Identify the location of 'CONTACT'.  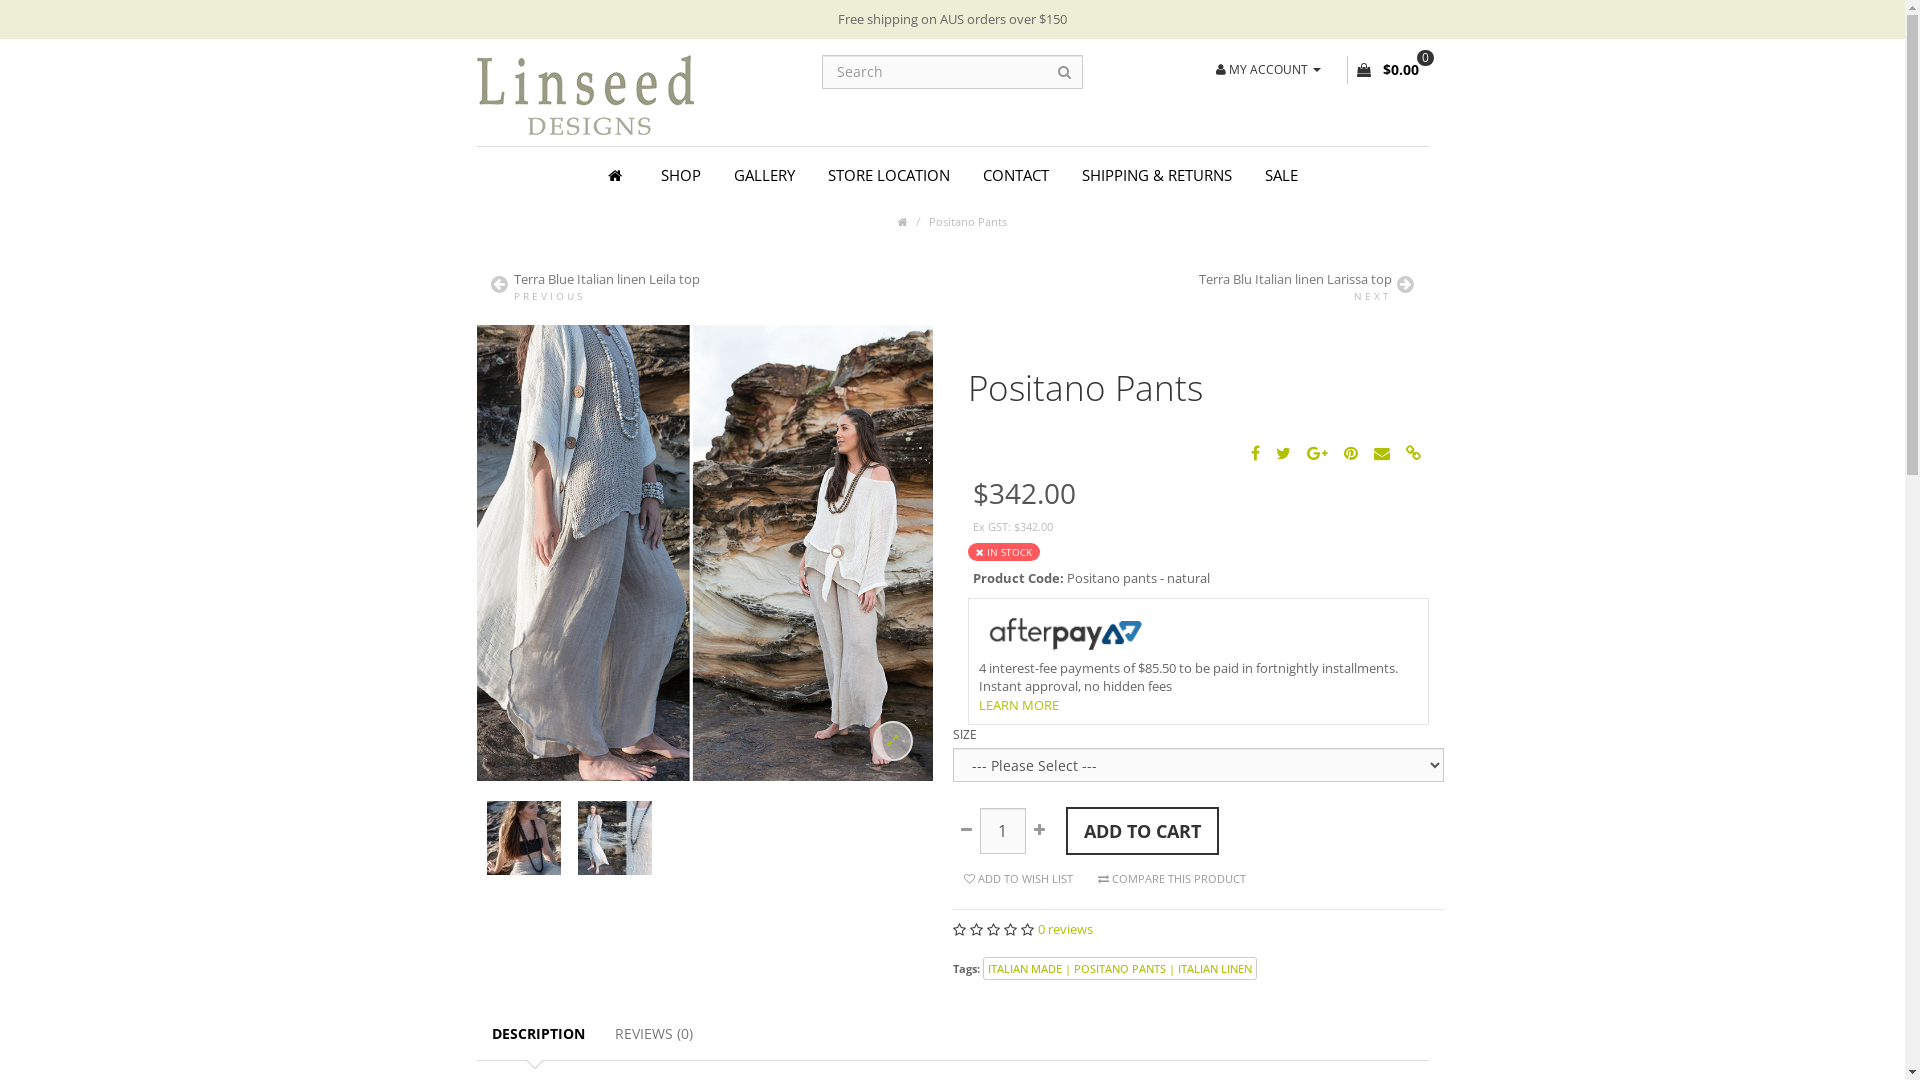
(1016, 173).